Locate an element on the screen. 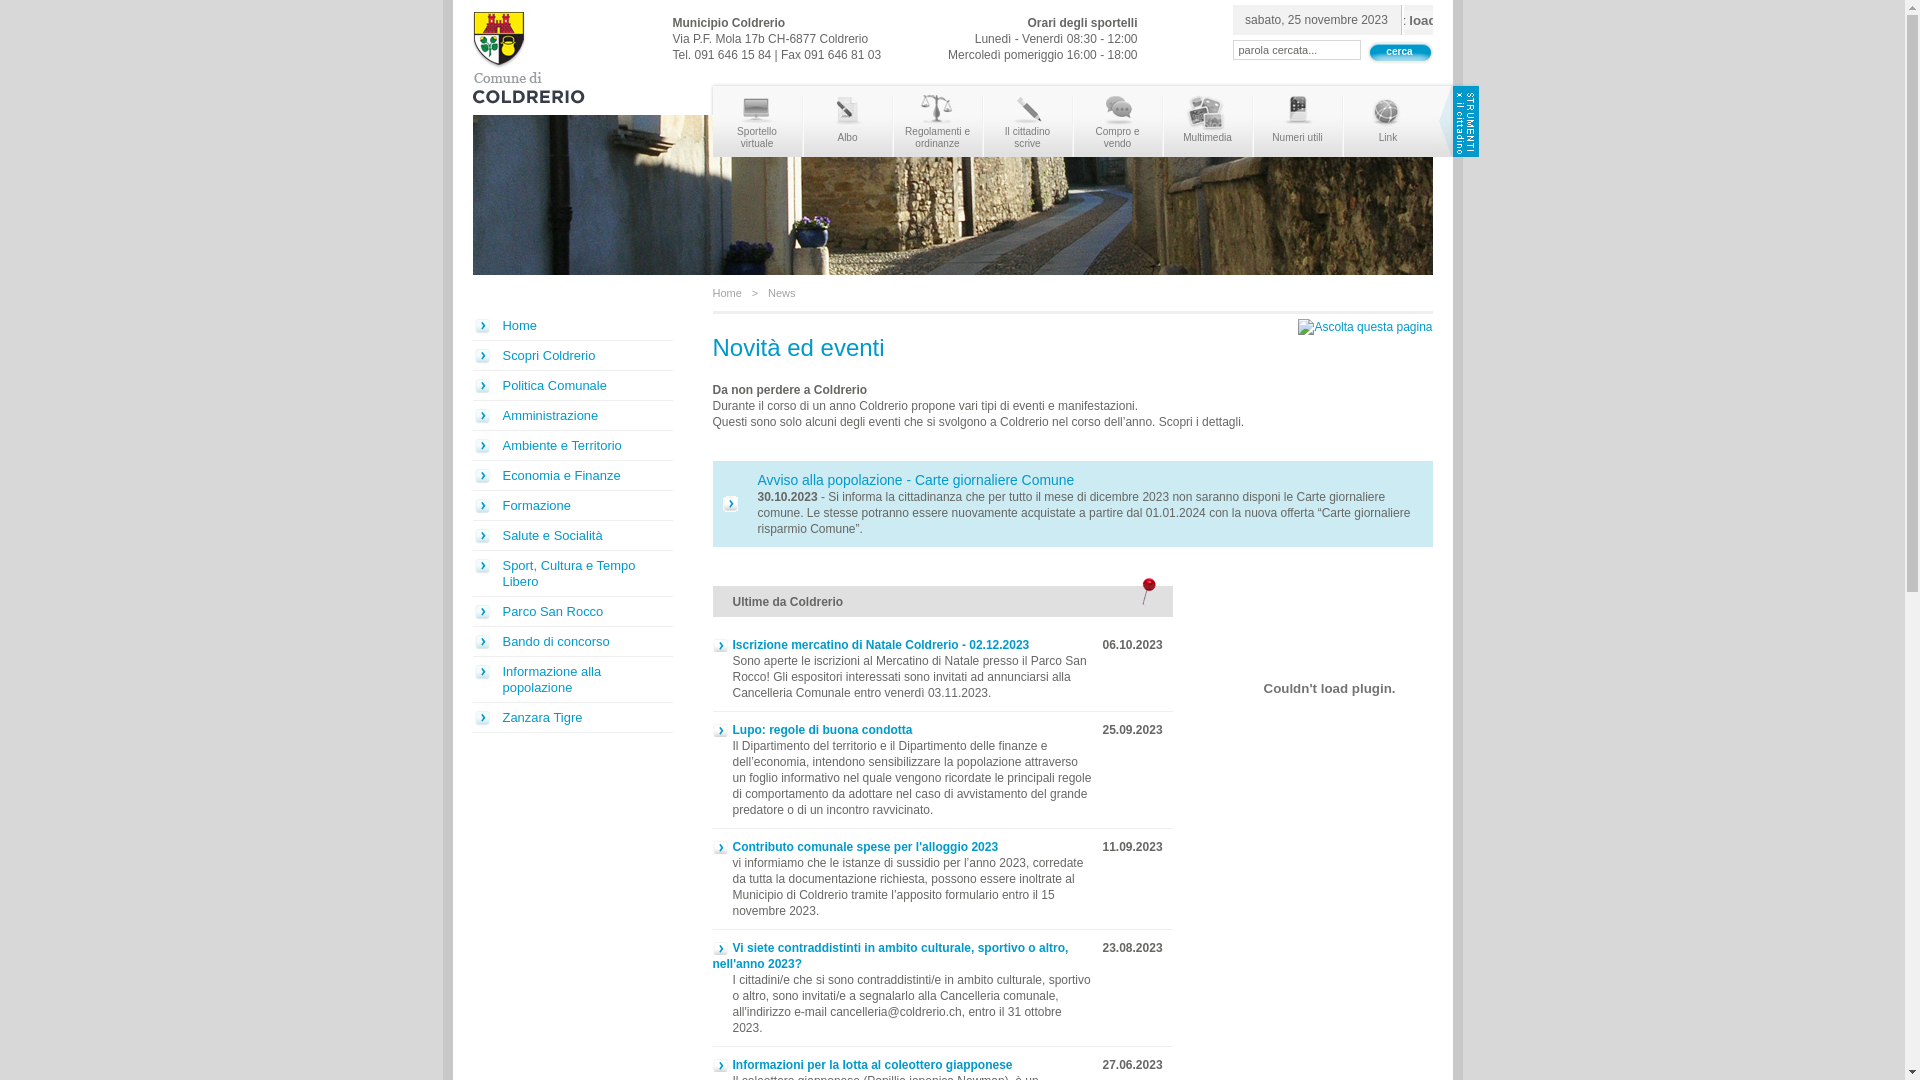 Image resolution: width=1920 pixels, height=1080 pixels. 'orologio' is located at coordinates (1417, 19).